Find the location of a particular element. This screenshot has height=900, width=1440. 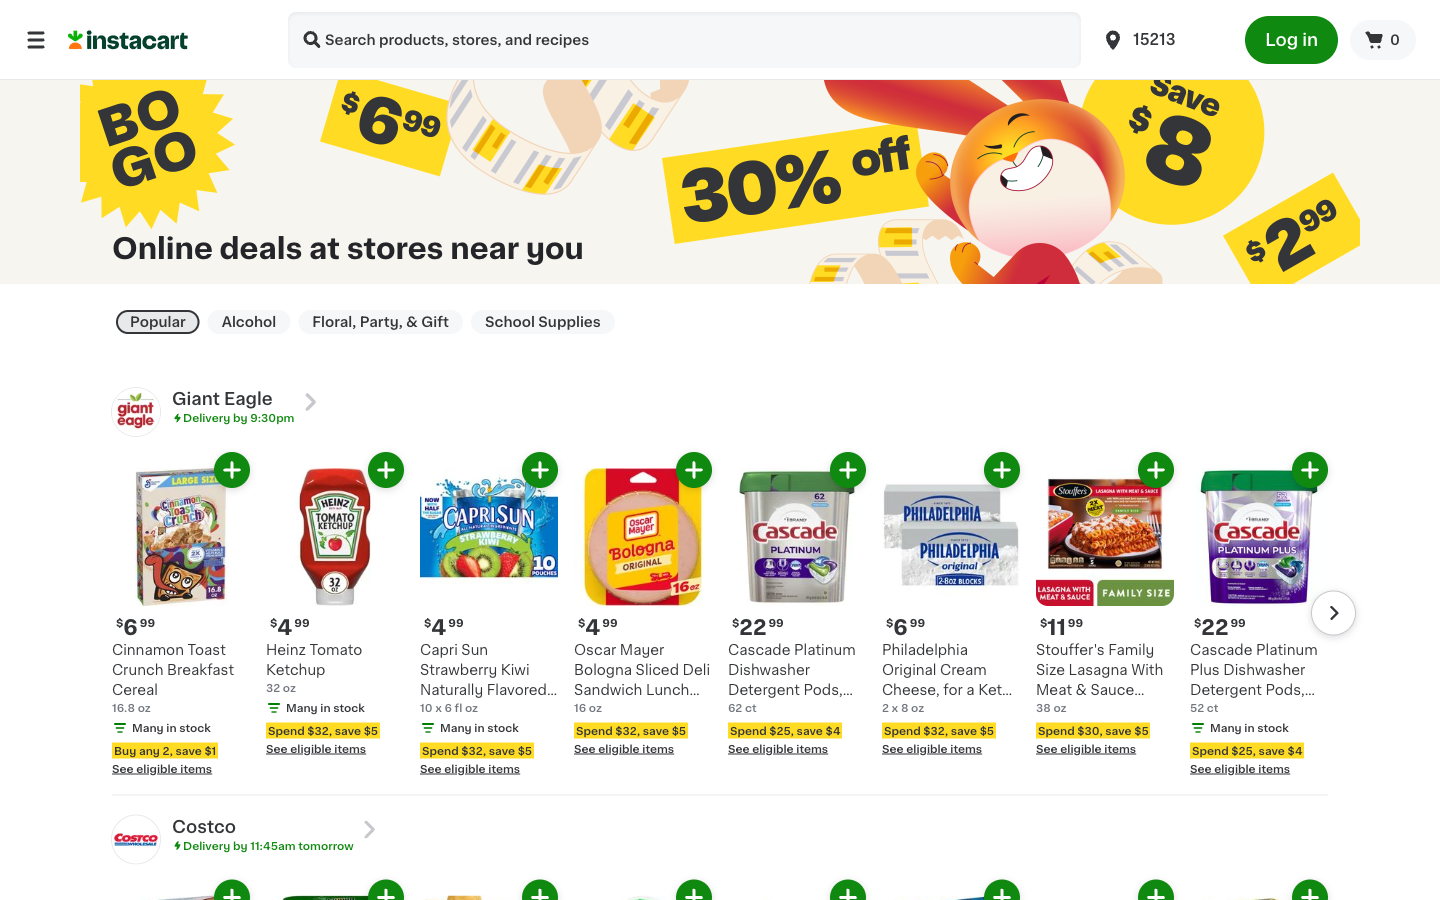

Go to the main page of Instacart is located at coordinates (165, 38).